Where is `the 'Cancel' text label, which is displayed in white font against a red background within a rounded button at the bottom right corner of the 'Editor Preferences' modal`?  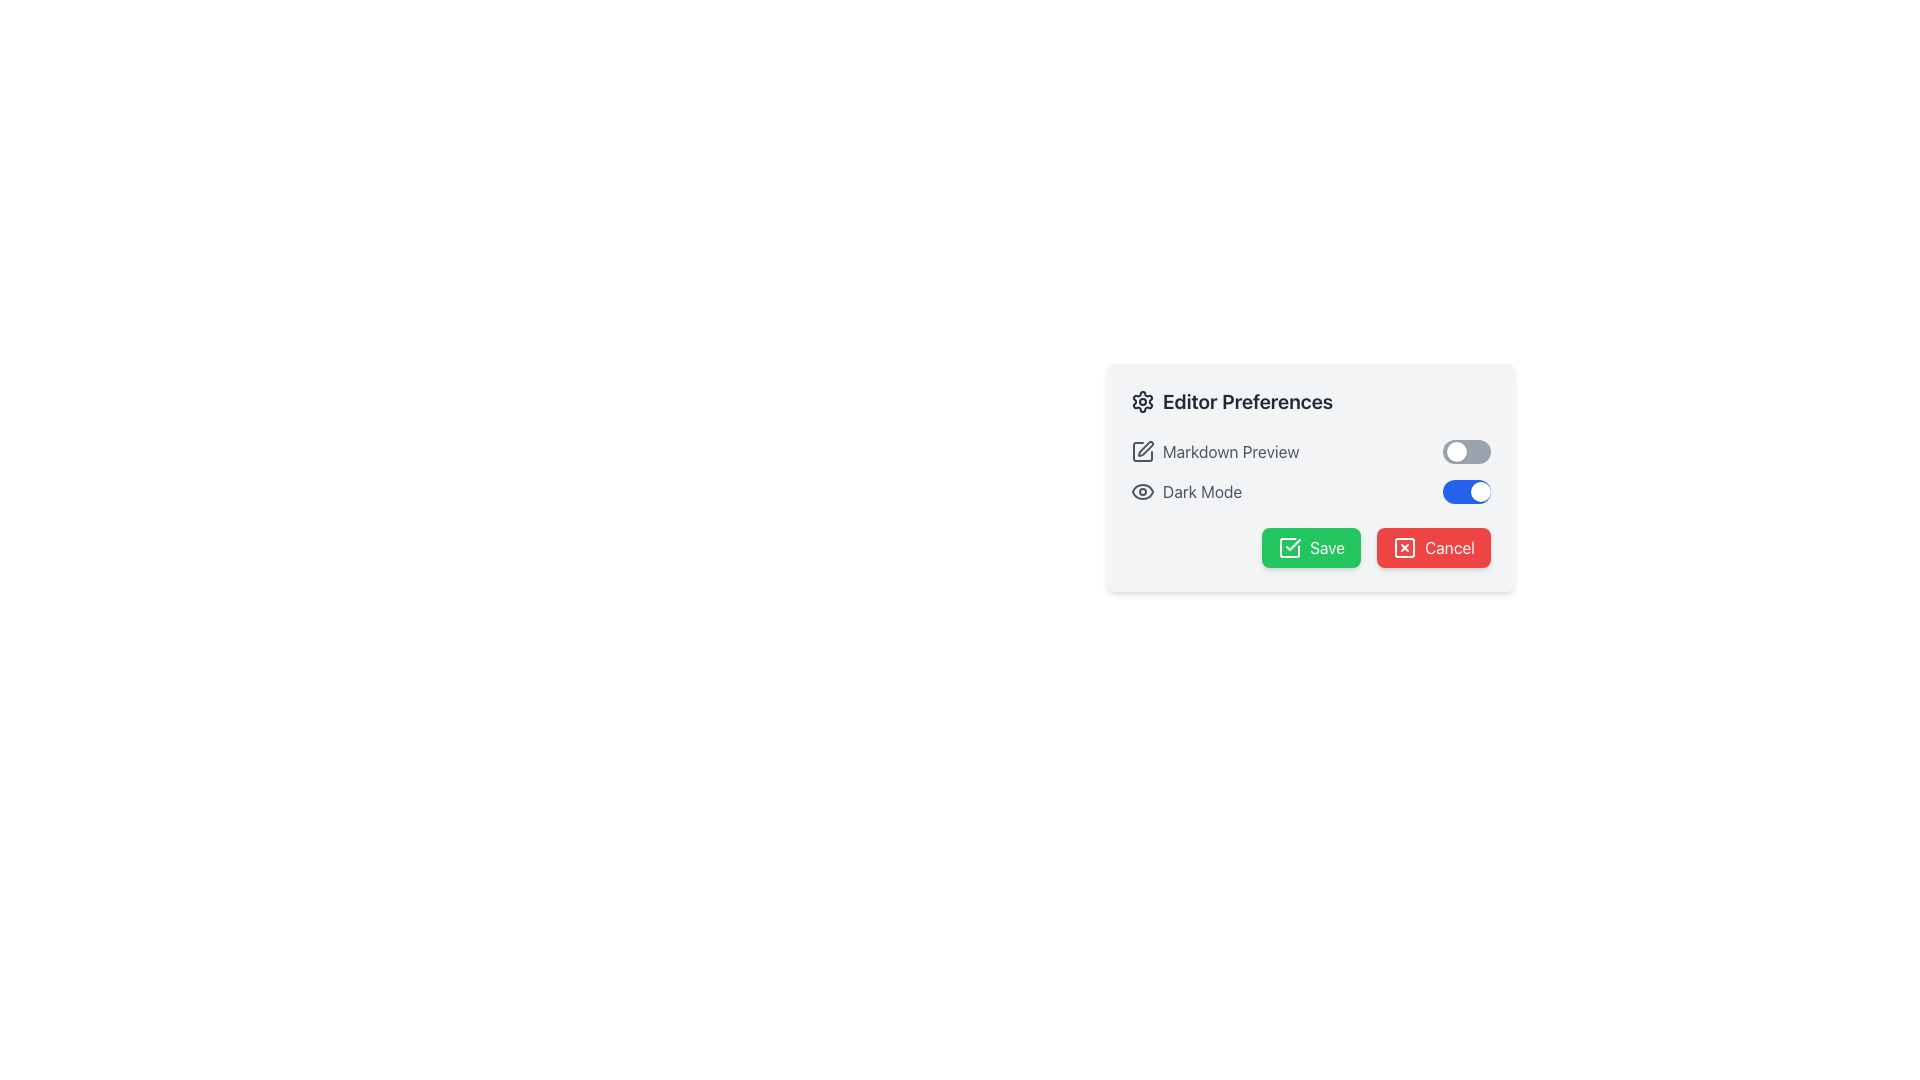 the 'Cancel' text label, which is displayed in white font against a red background within a rounded button at the bottom right corner of the 'Editor Preferences' modal is located at coordinates (1449, 547).